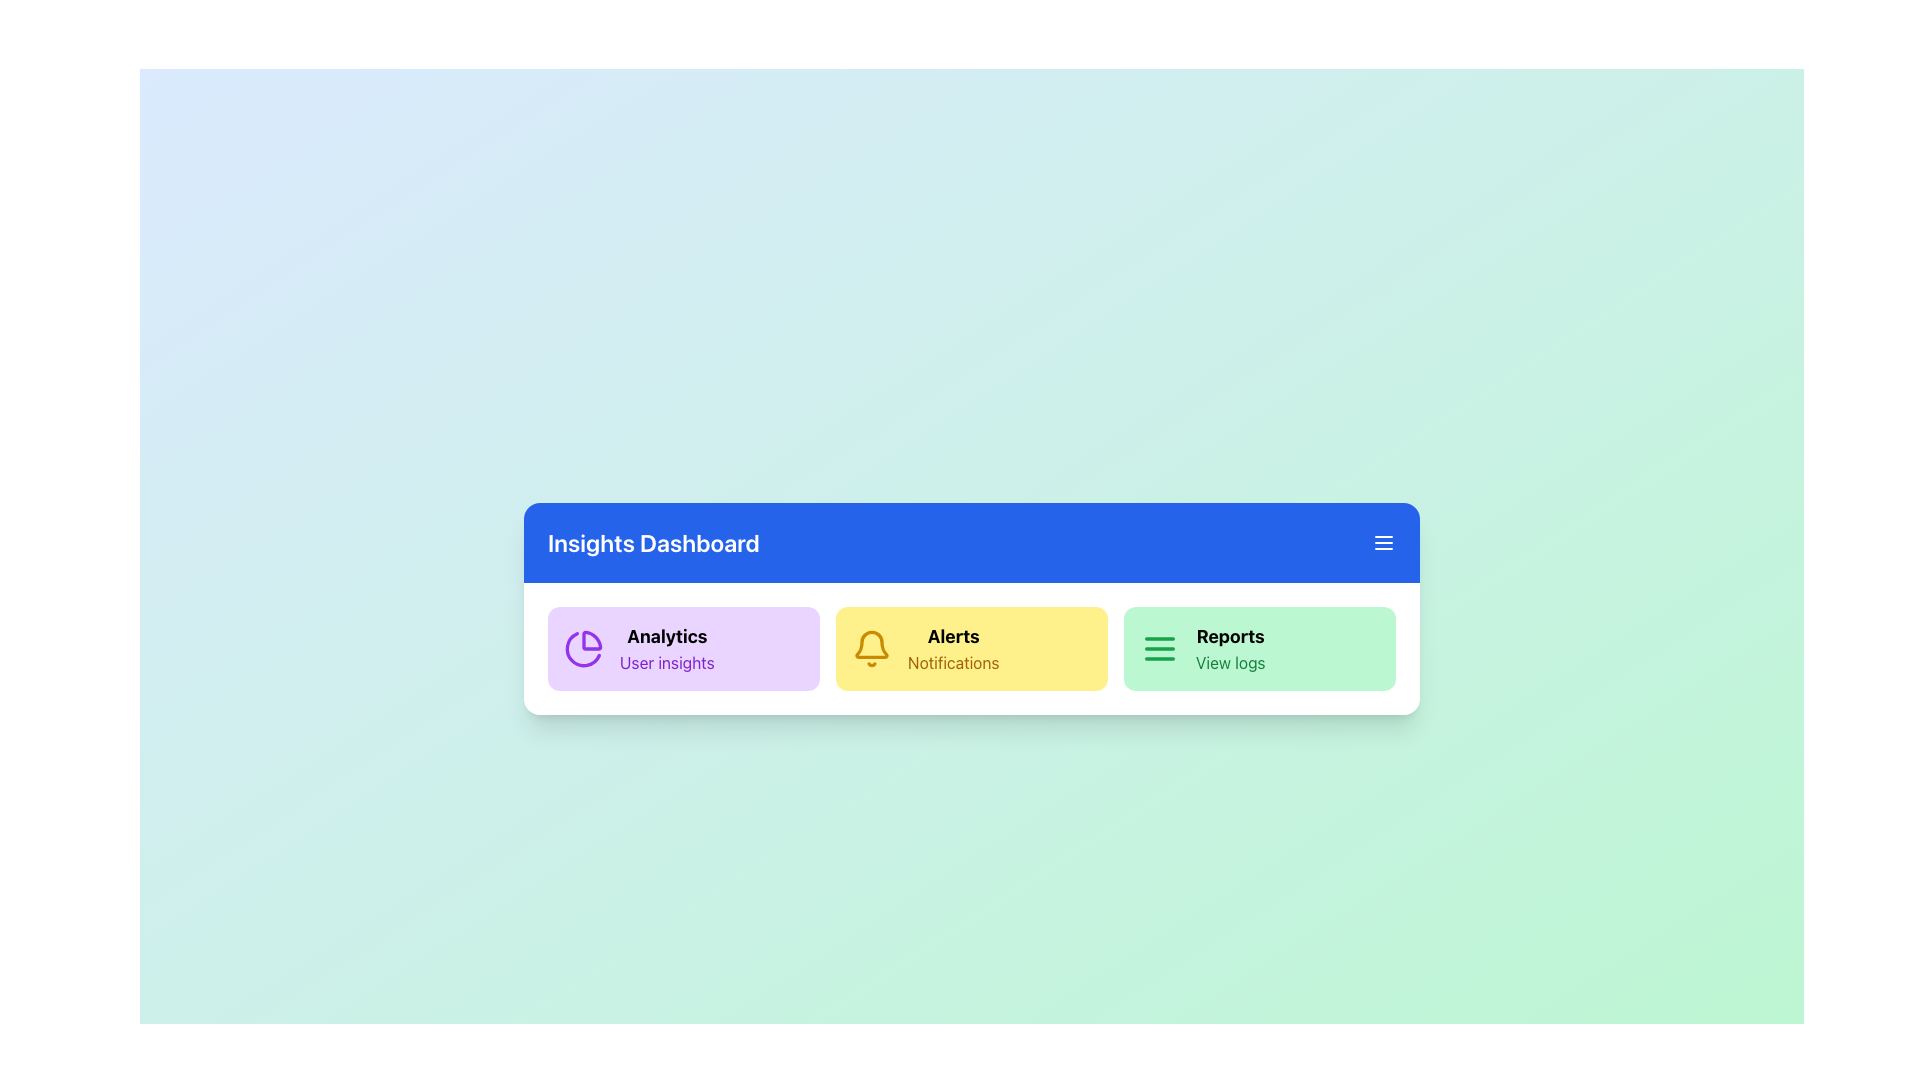  What do you see at coordinates (1258, 648) in the screenshot?
I see `the green card titled 'Reports' located at the bottom right section of the interface` at bounding box center [1258, 648].